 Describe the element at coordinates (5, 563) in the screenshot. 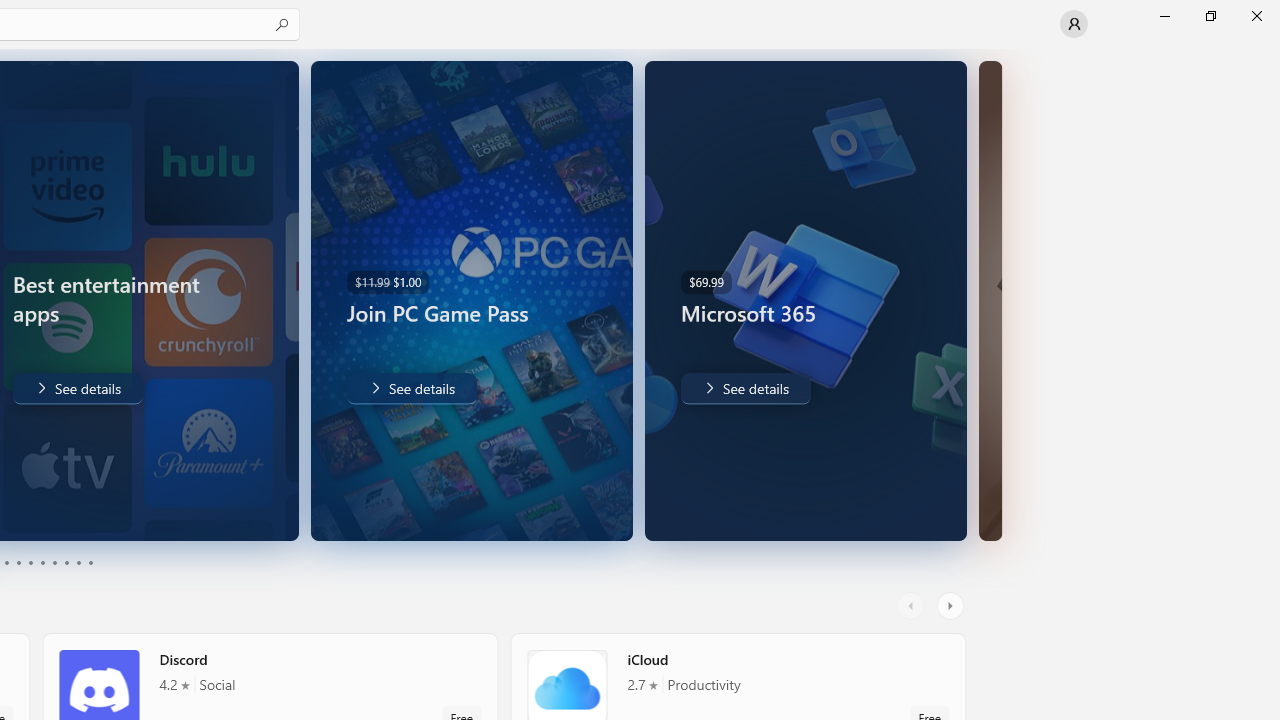

I see `'Page 3'` at that location.